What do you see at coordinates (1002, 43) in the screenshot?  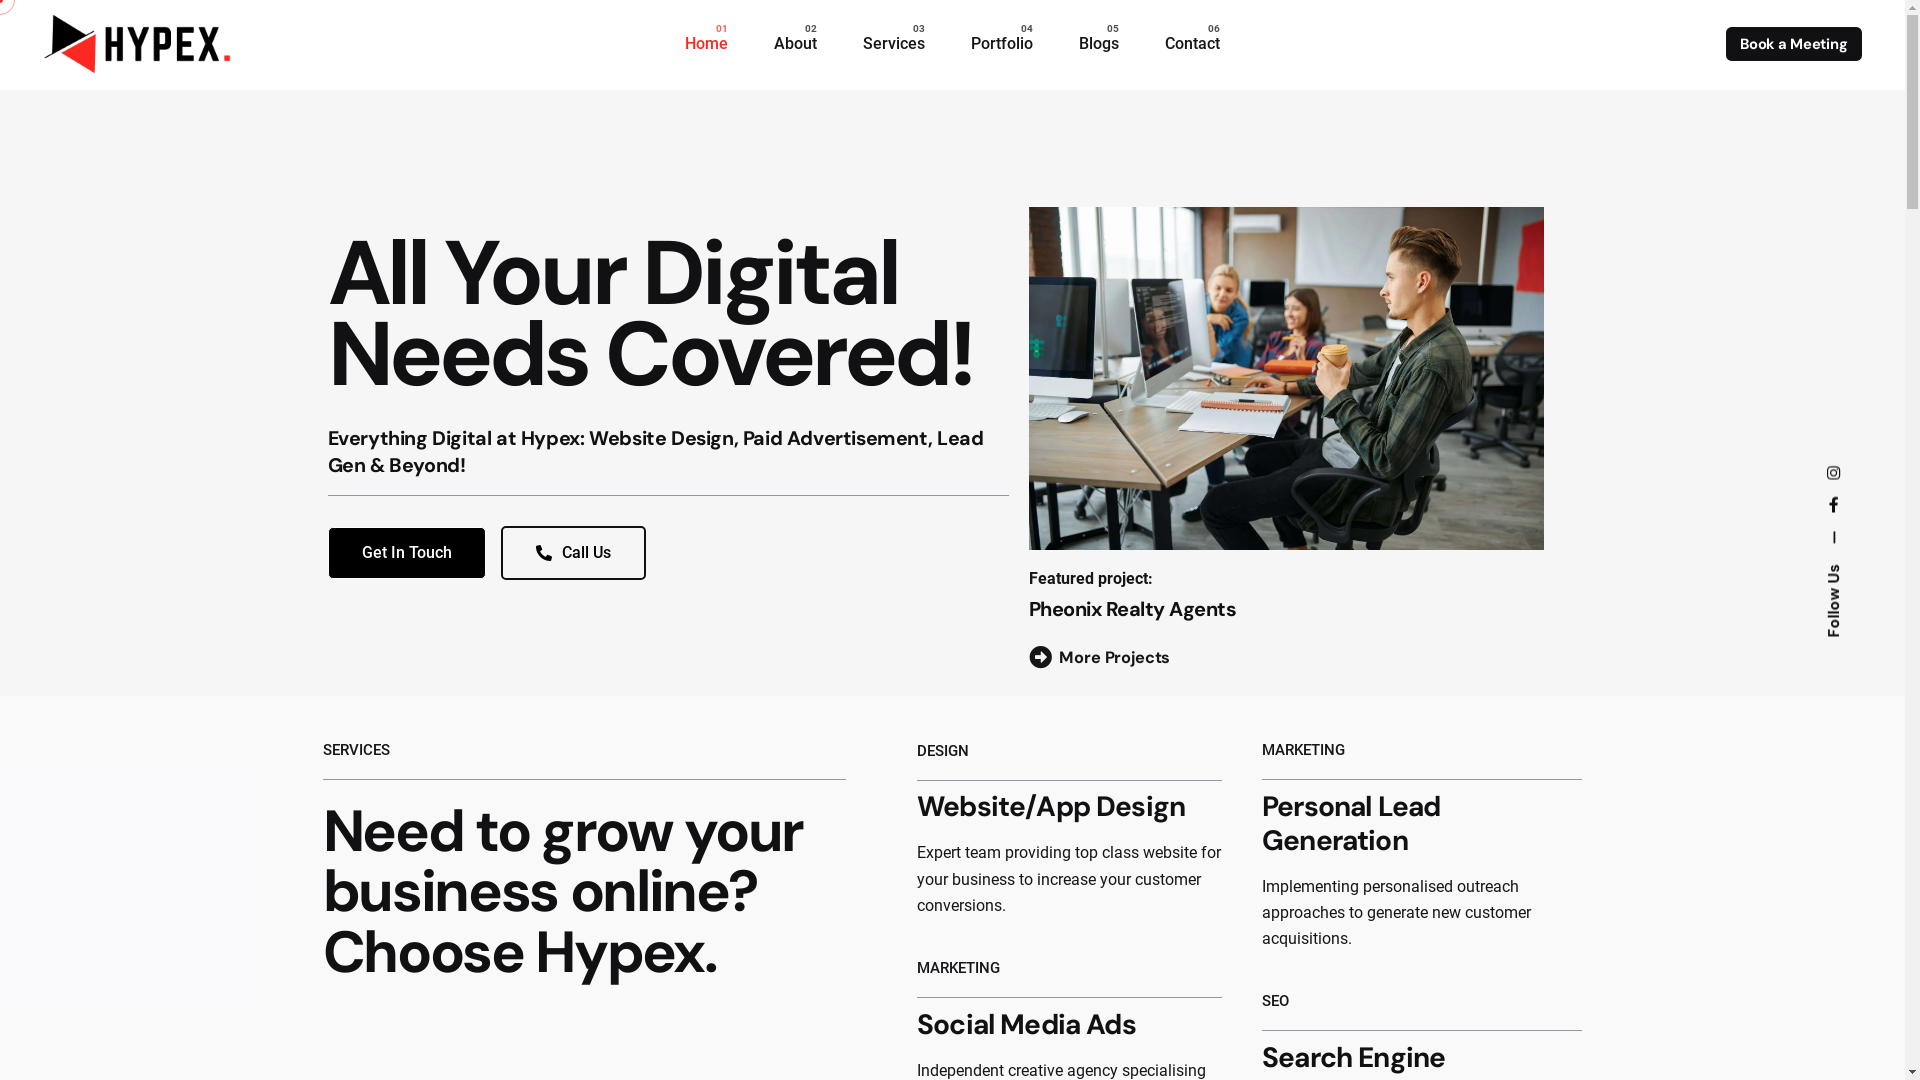 I see `'Portfolio'` at bounding box center [1002, 43].